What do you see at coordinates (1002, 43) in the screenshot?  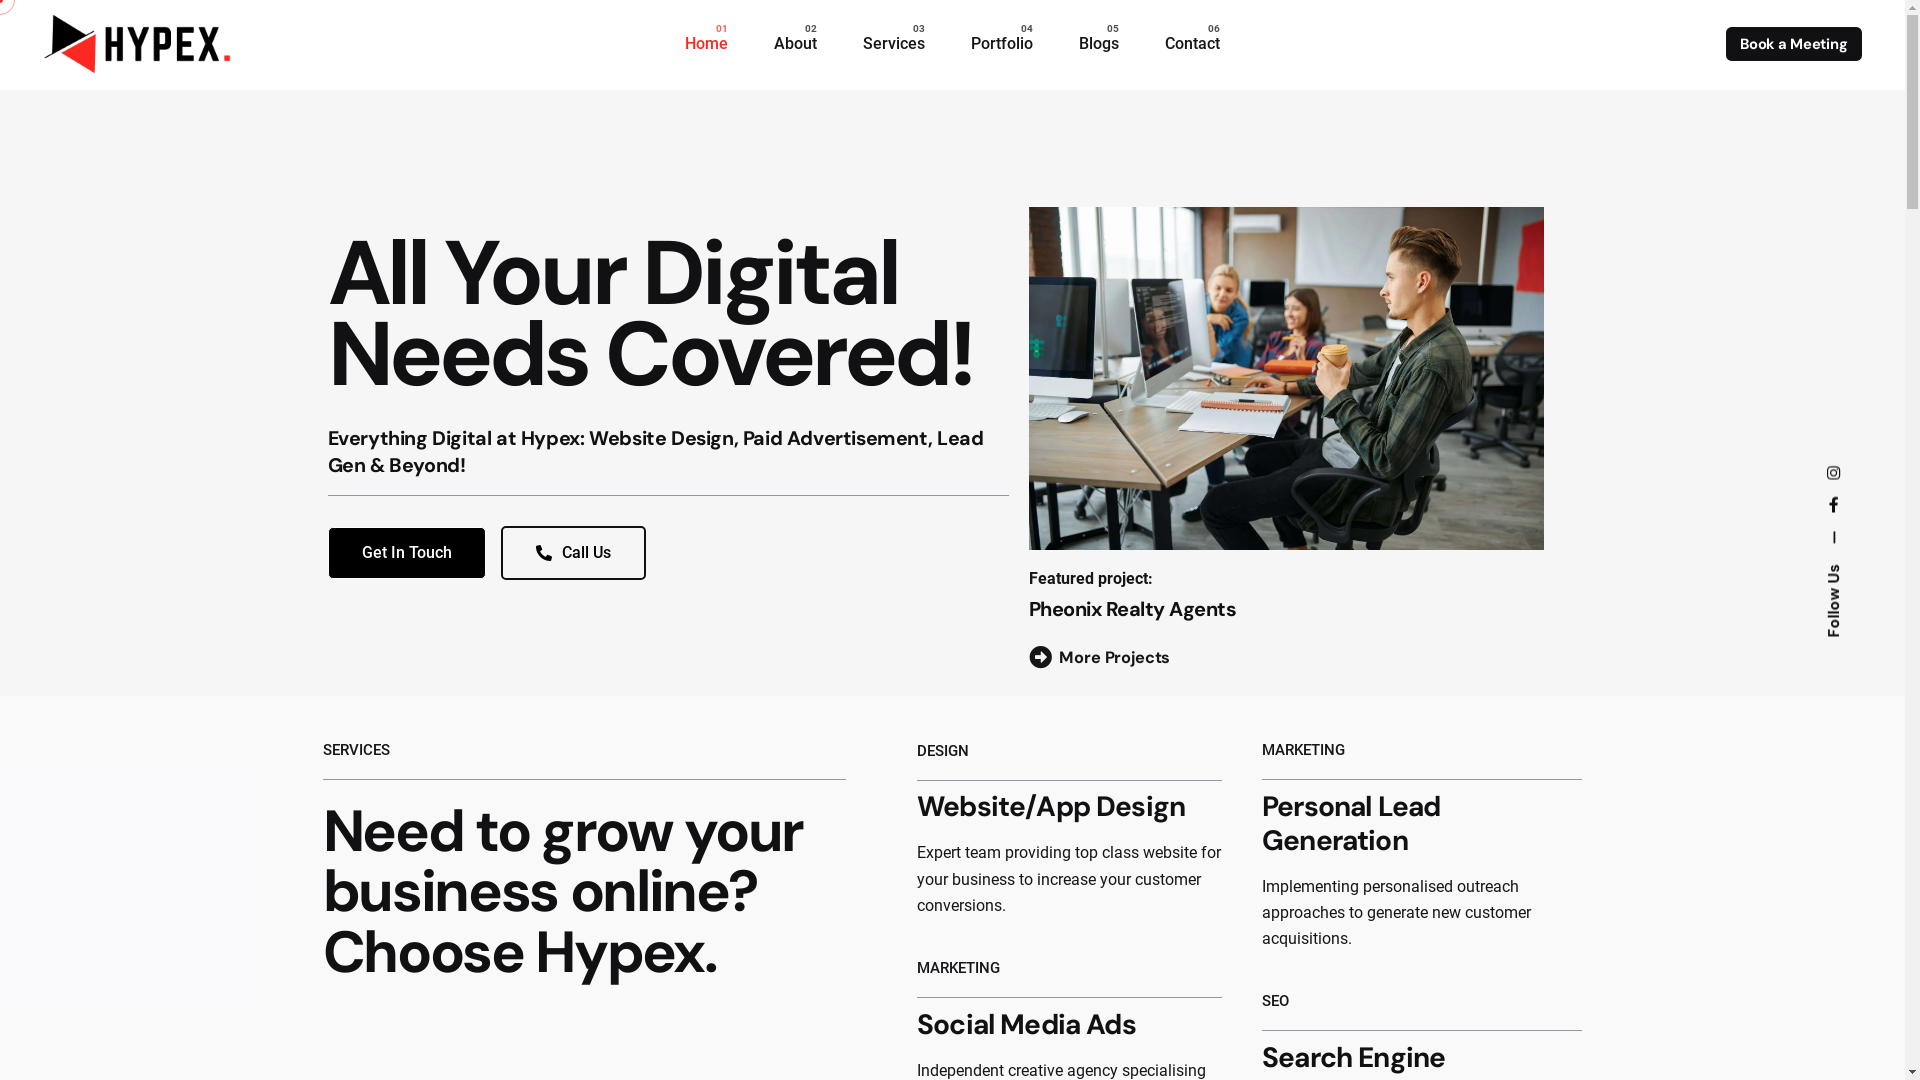 I see `'Portfolio'` at bounding box center [1002, 43].